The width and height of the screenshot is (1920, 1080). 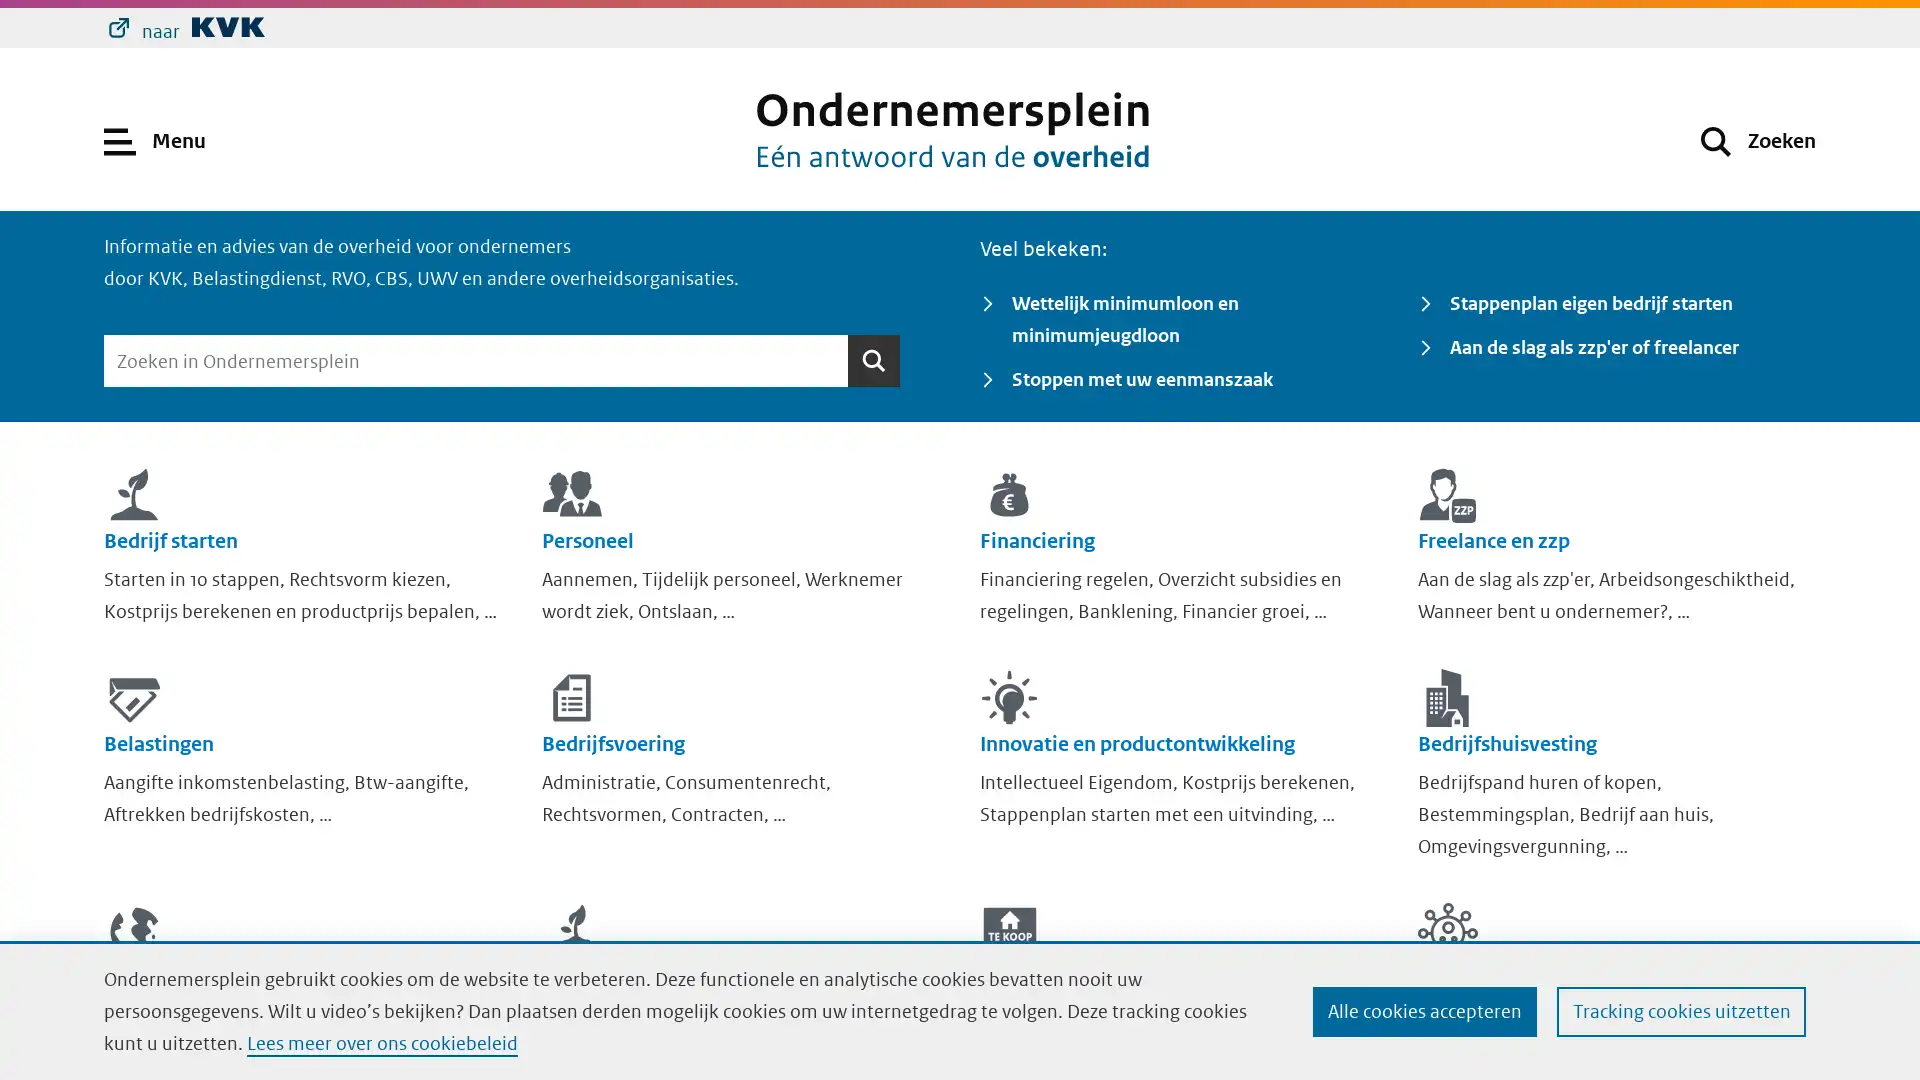 I want to click on Alle cookies accepteren, so click(x=1424, y=1011).